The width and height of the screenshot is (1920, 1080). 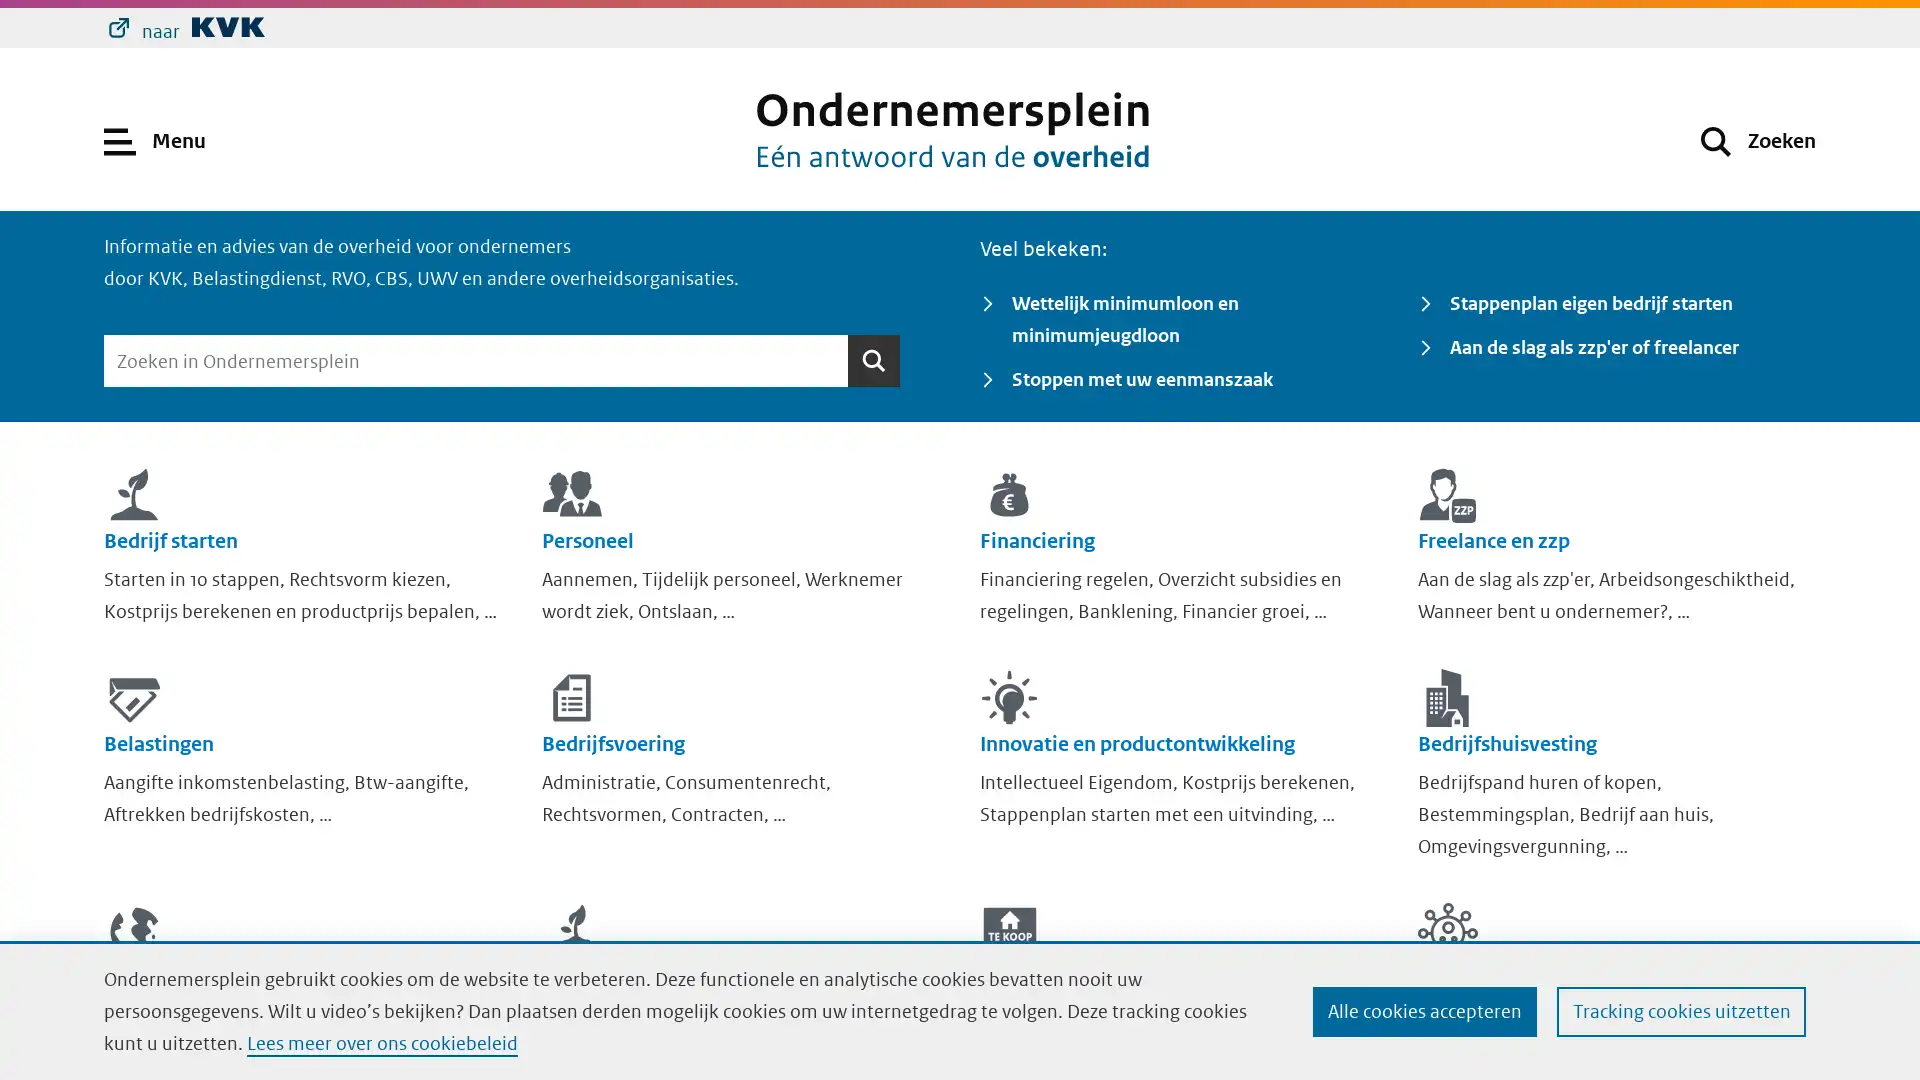 I want to click on Alle cookies accepteren, so click(x=1424, y=1011).